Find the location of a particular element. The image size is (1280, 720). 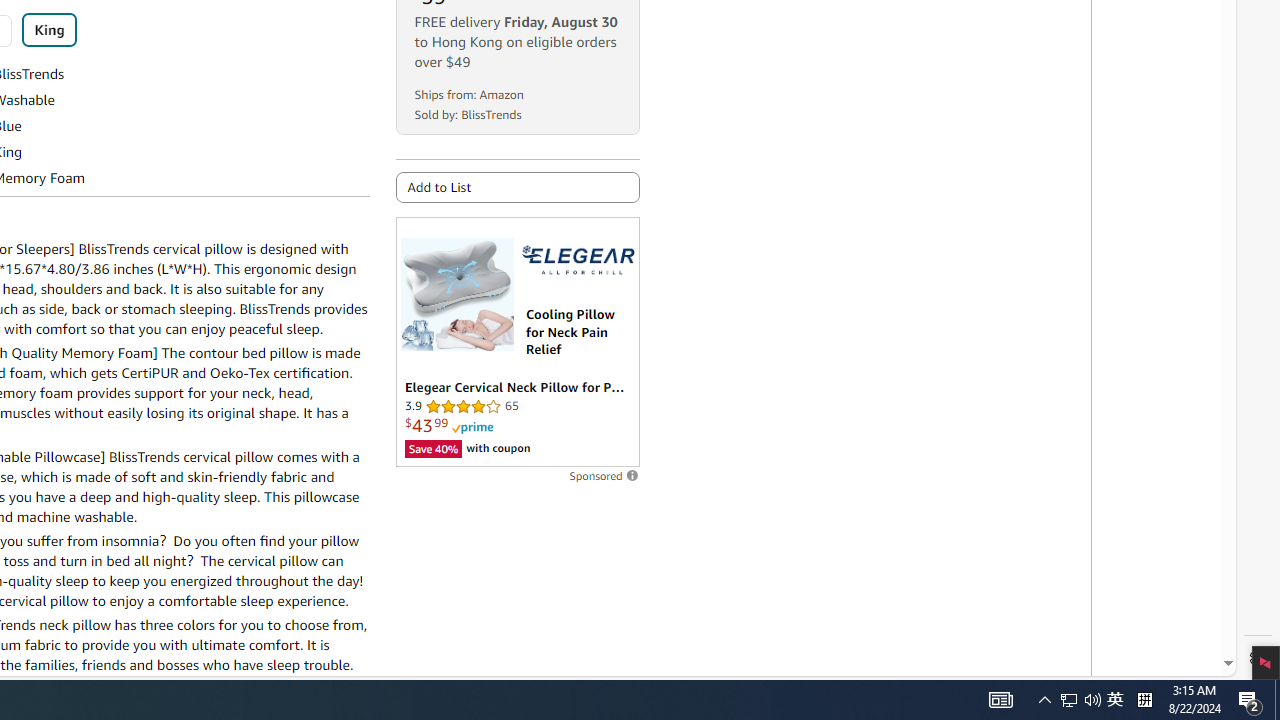

'King' is located at coordinates (49, 29).